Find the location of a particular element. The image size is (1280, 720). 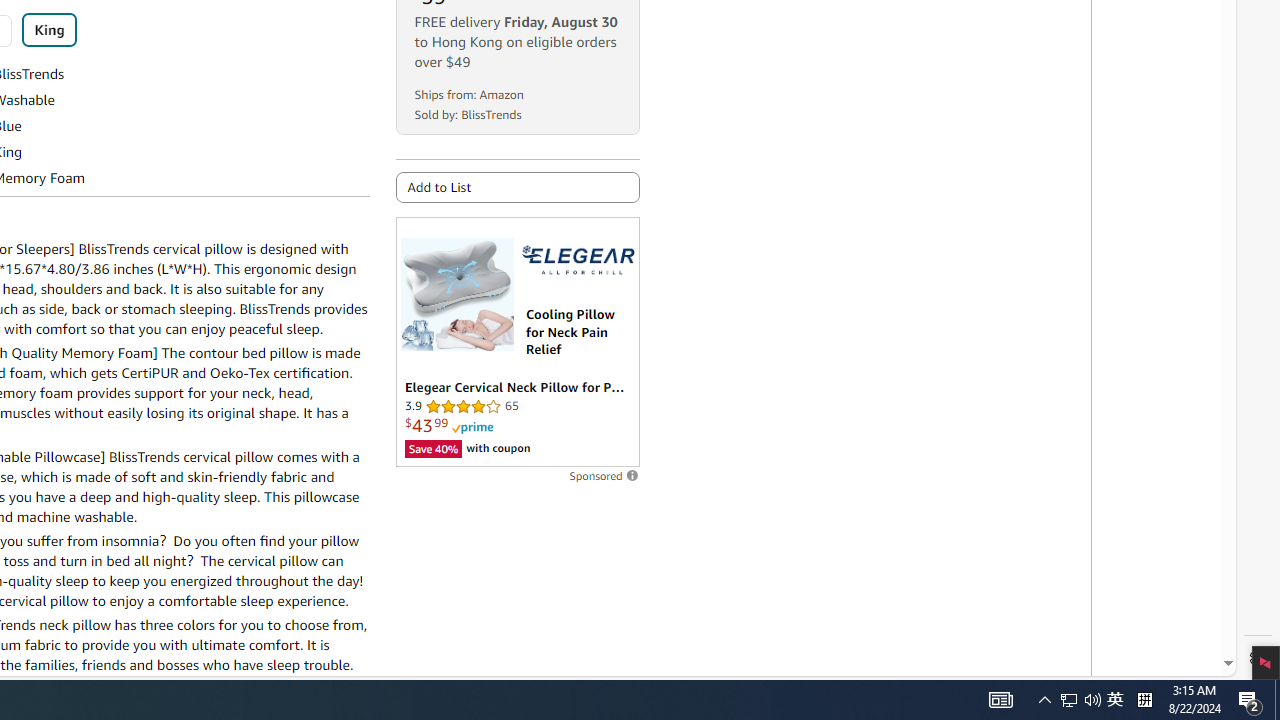

'King' is located at coordinates (49, 29).